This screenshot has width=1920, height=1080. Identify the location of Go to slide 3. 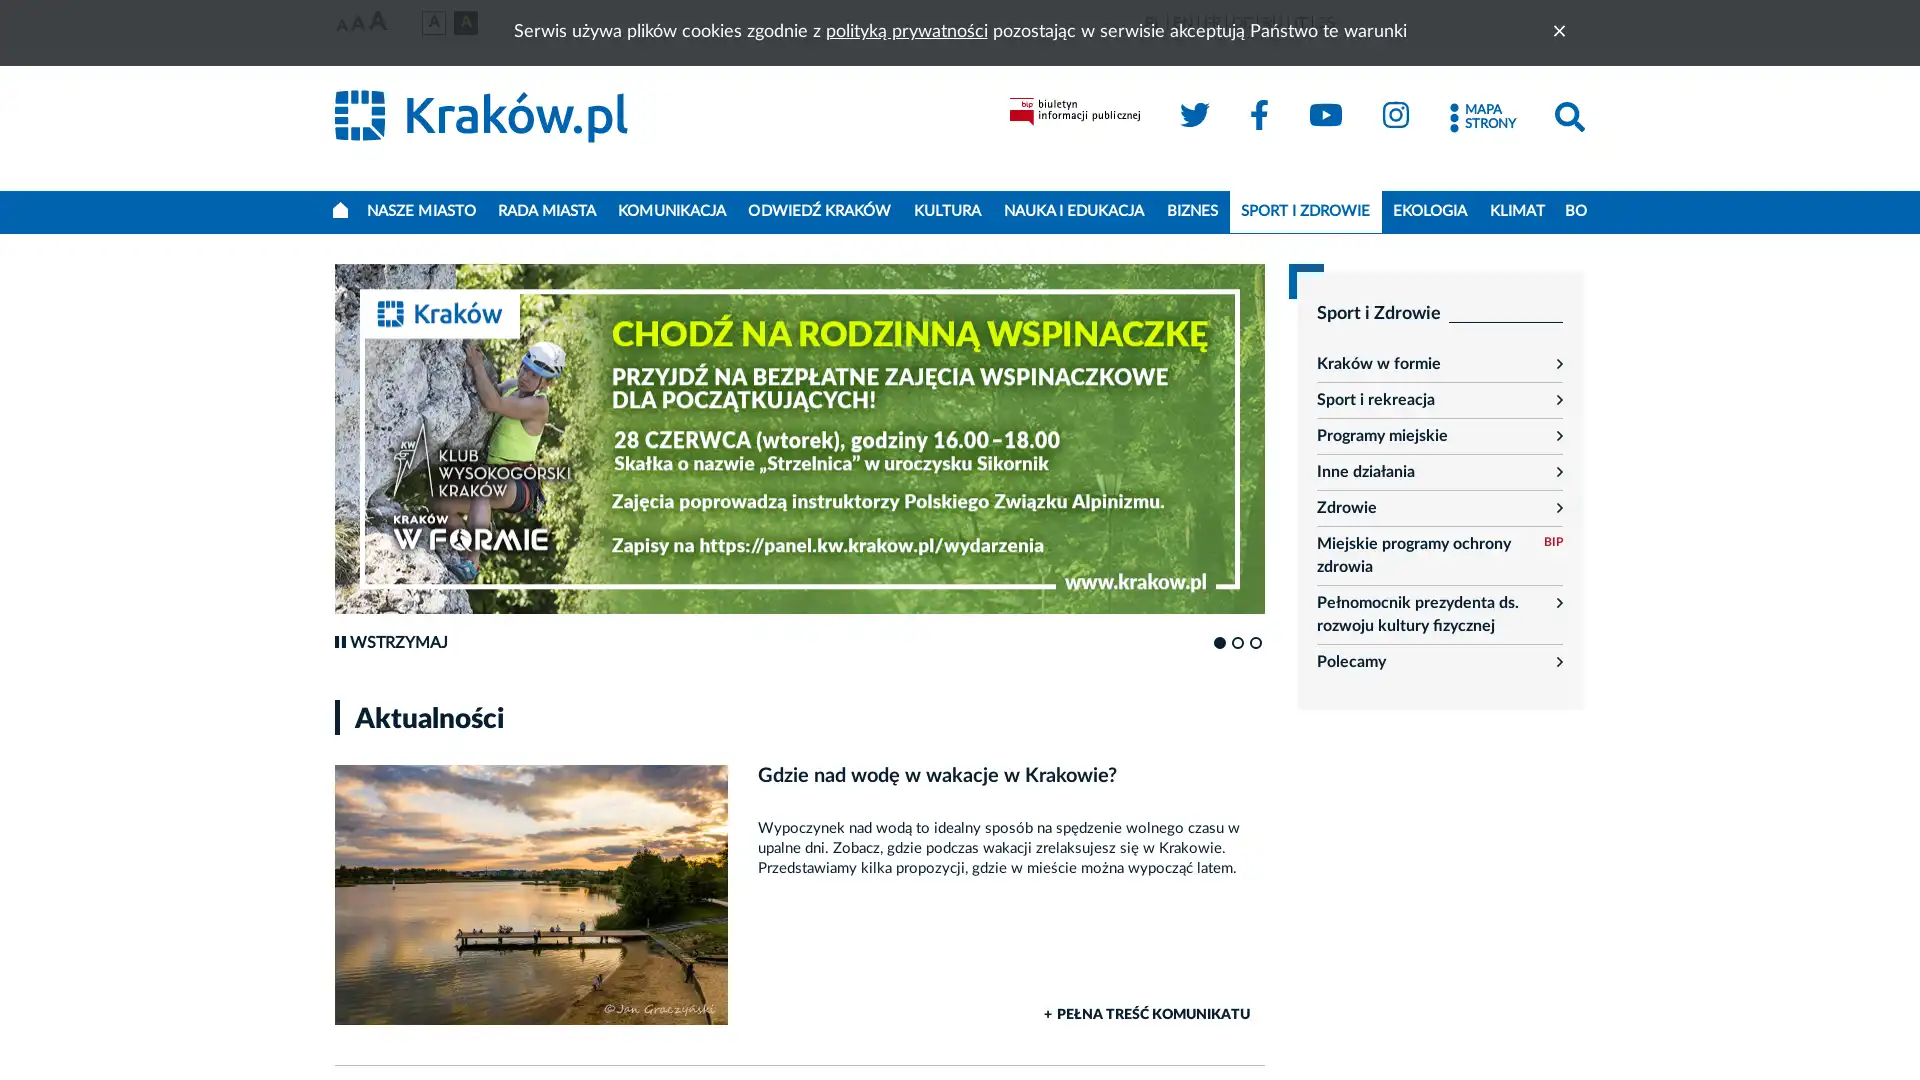
(1255, 643).